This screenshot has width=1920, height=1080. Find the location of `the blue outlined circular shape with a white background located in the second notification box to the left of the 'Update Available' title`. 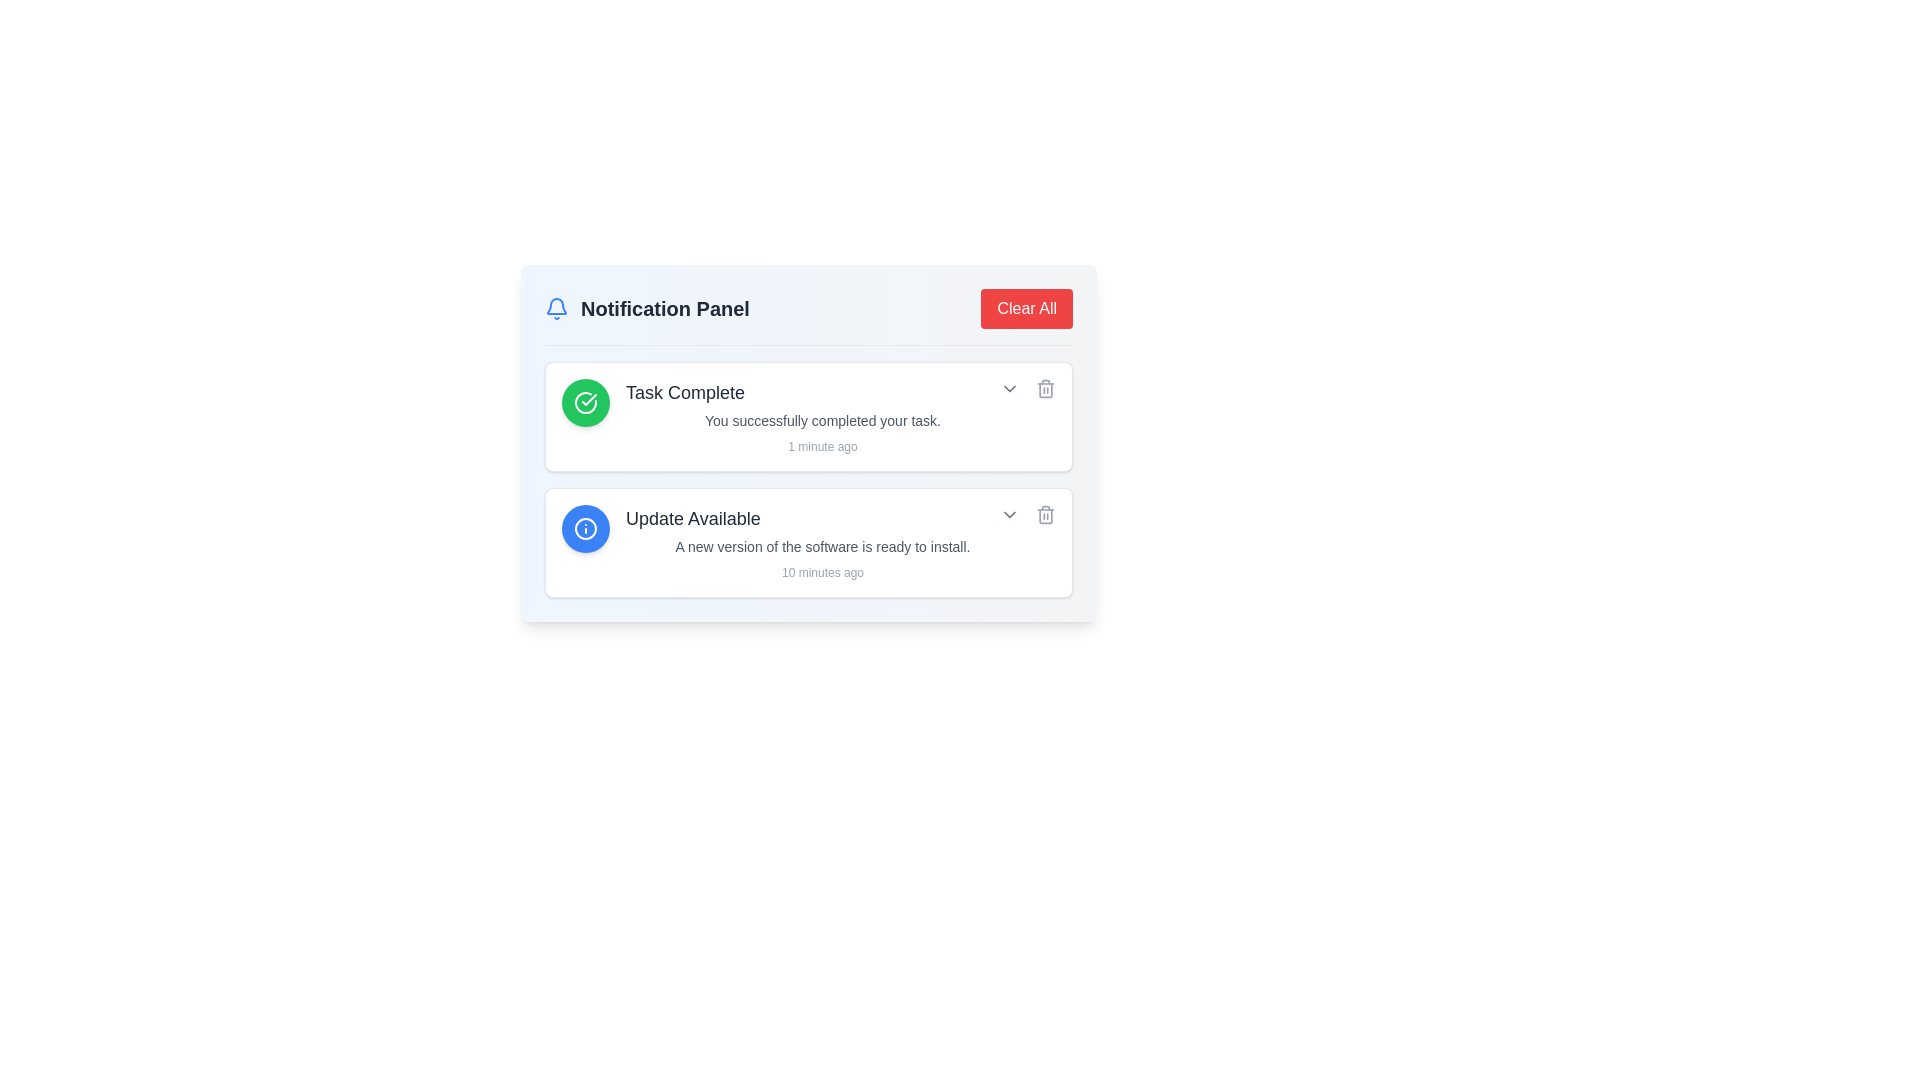

the blue outlined circular shape with a white background located in the second notification box to the left of the 'Update Available' title is located at coordinates (584, 527).